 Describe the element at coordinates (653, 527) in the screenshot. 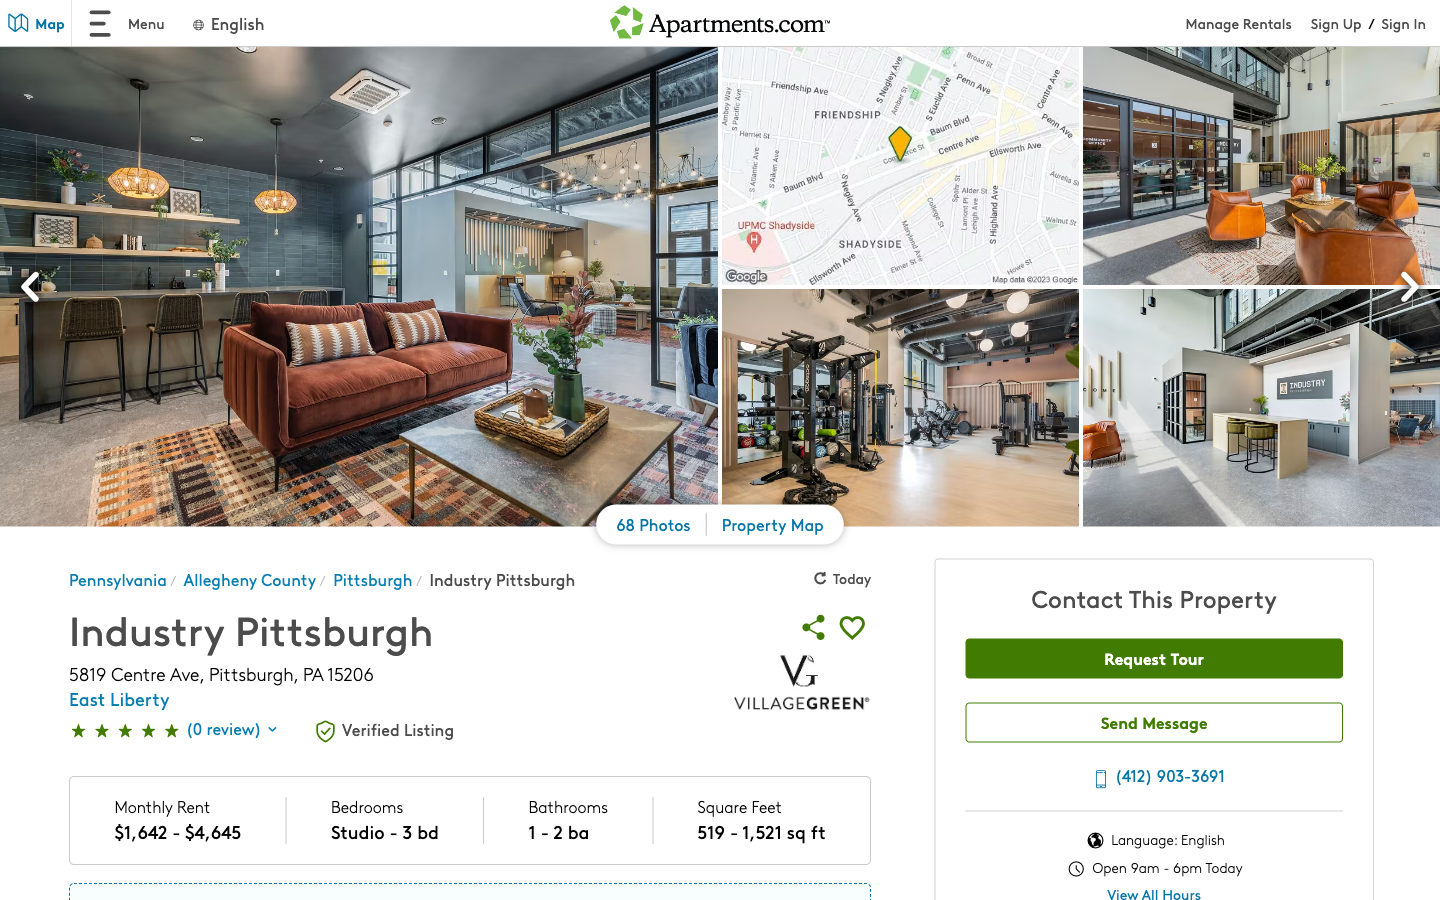

I see `the photo section and display all pictures` at that location.